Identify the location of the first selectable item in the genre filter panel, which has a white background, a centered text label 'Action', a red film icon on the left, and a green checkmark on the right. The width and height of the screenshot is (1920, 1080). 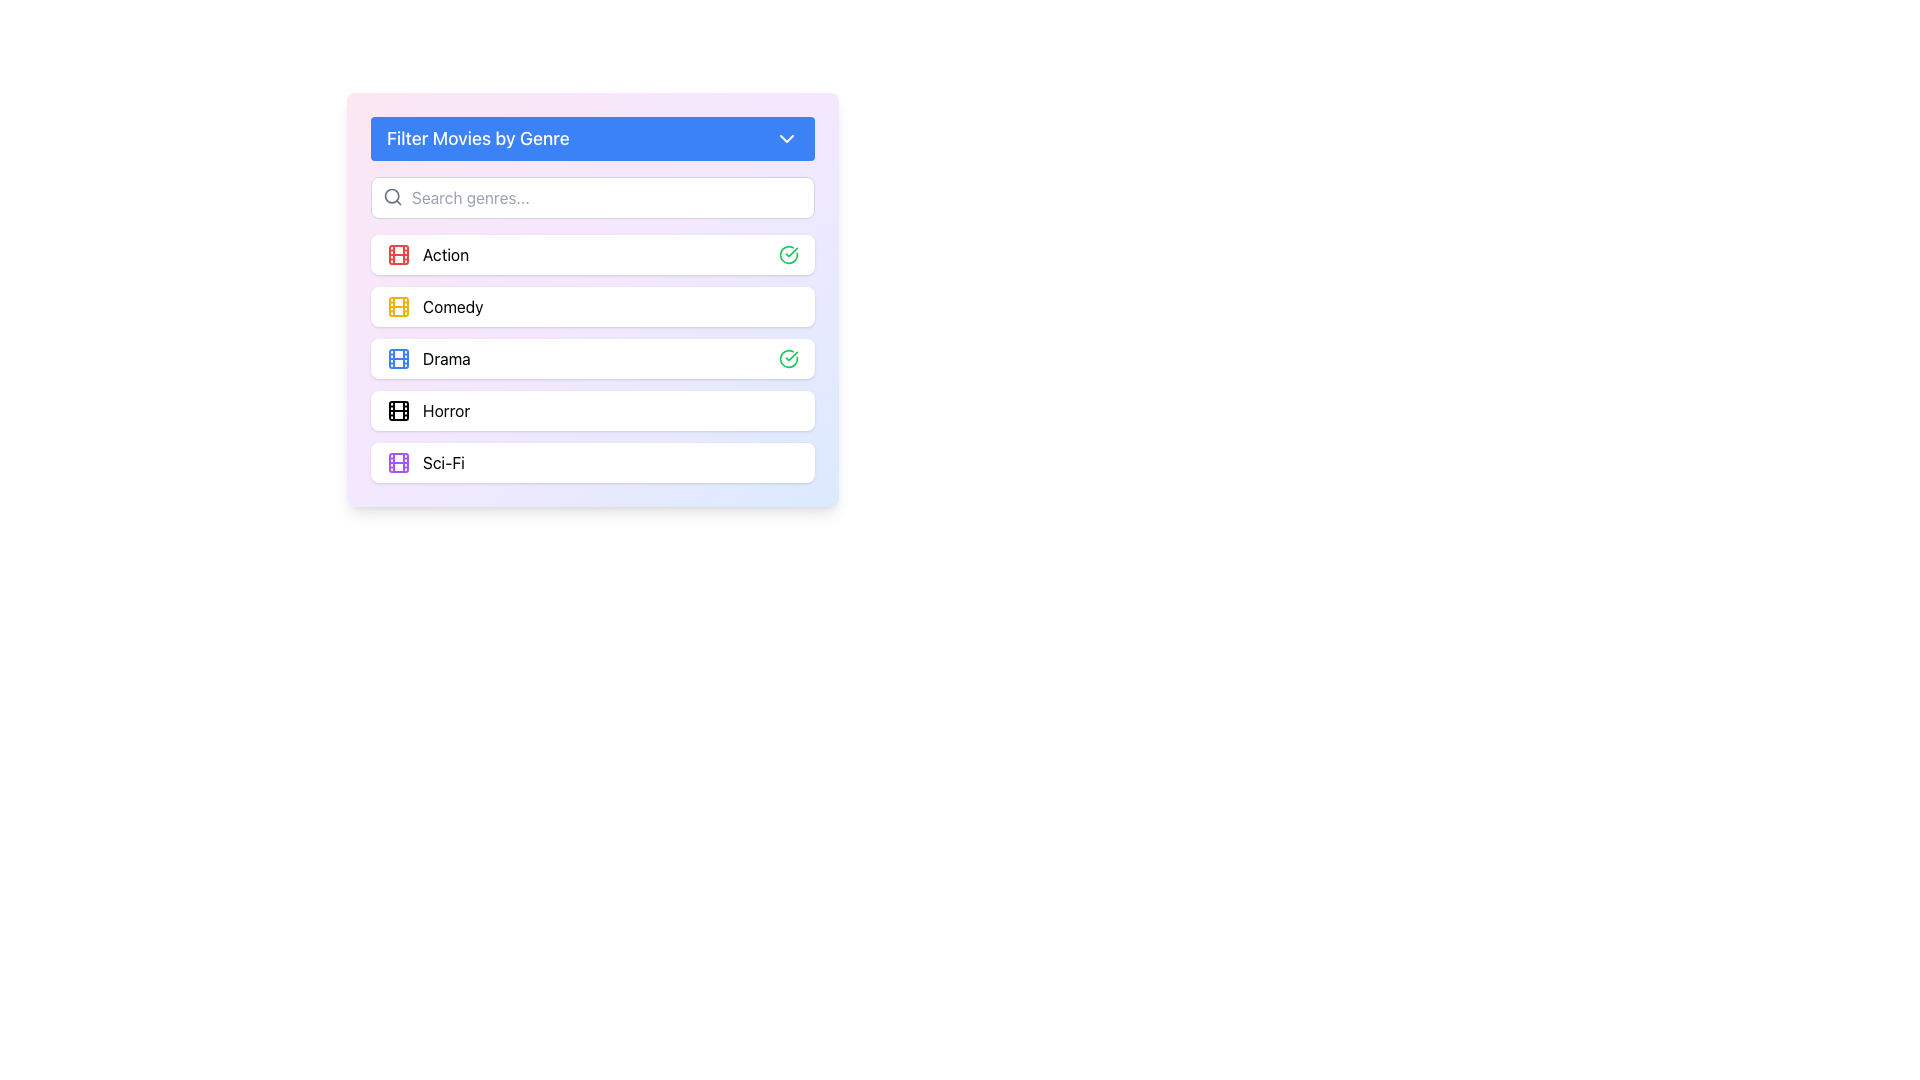
(592, 253).